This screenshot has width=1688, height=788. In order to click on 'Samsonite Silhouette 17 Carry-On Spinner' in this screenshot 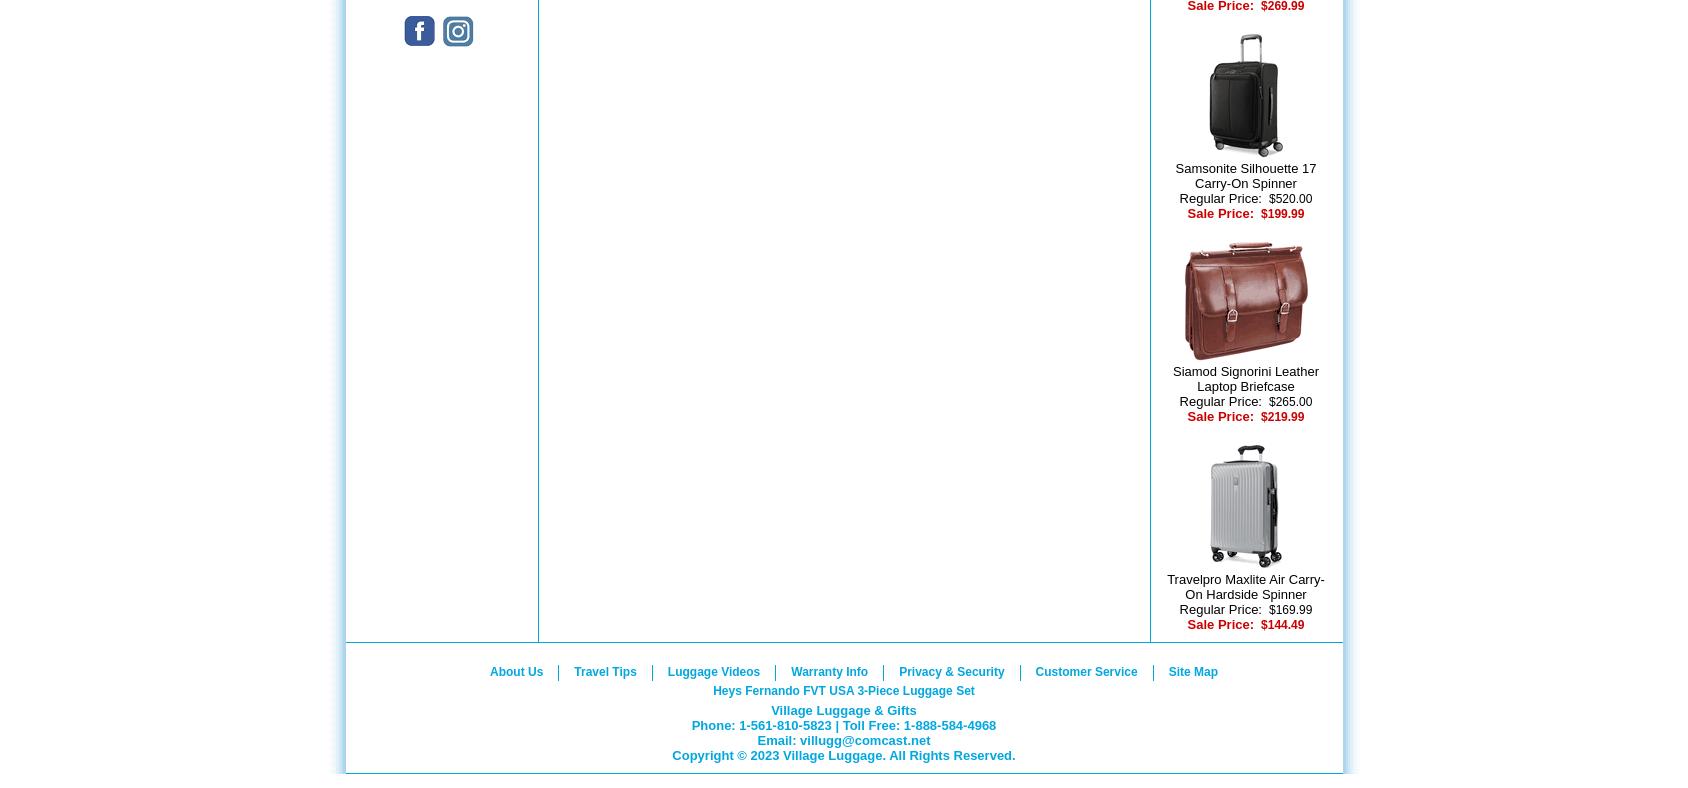, I will do `click(1245, 176)`.